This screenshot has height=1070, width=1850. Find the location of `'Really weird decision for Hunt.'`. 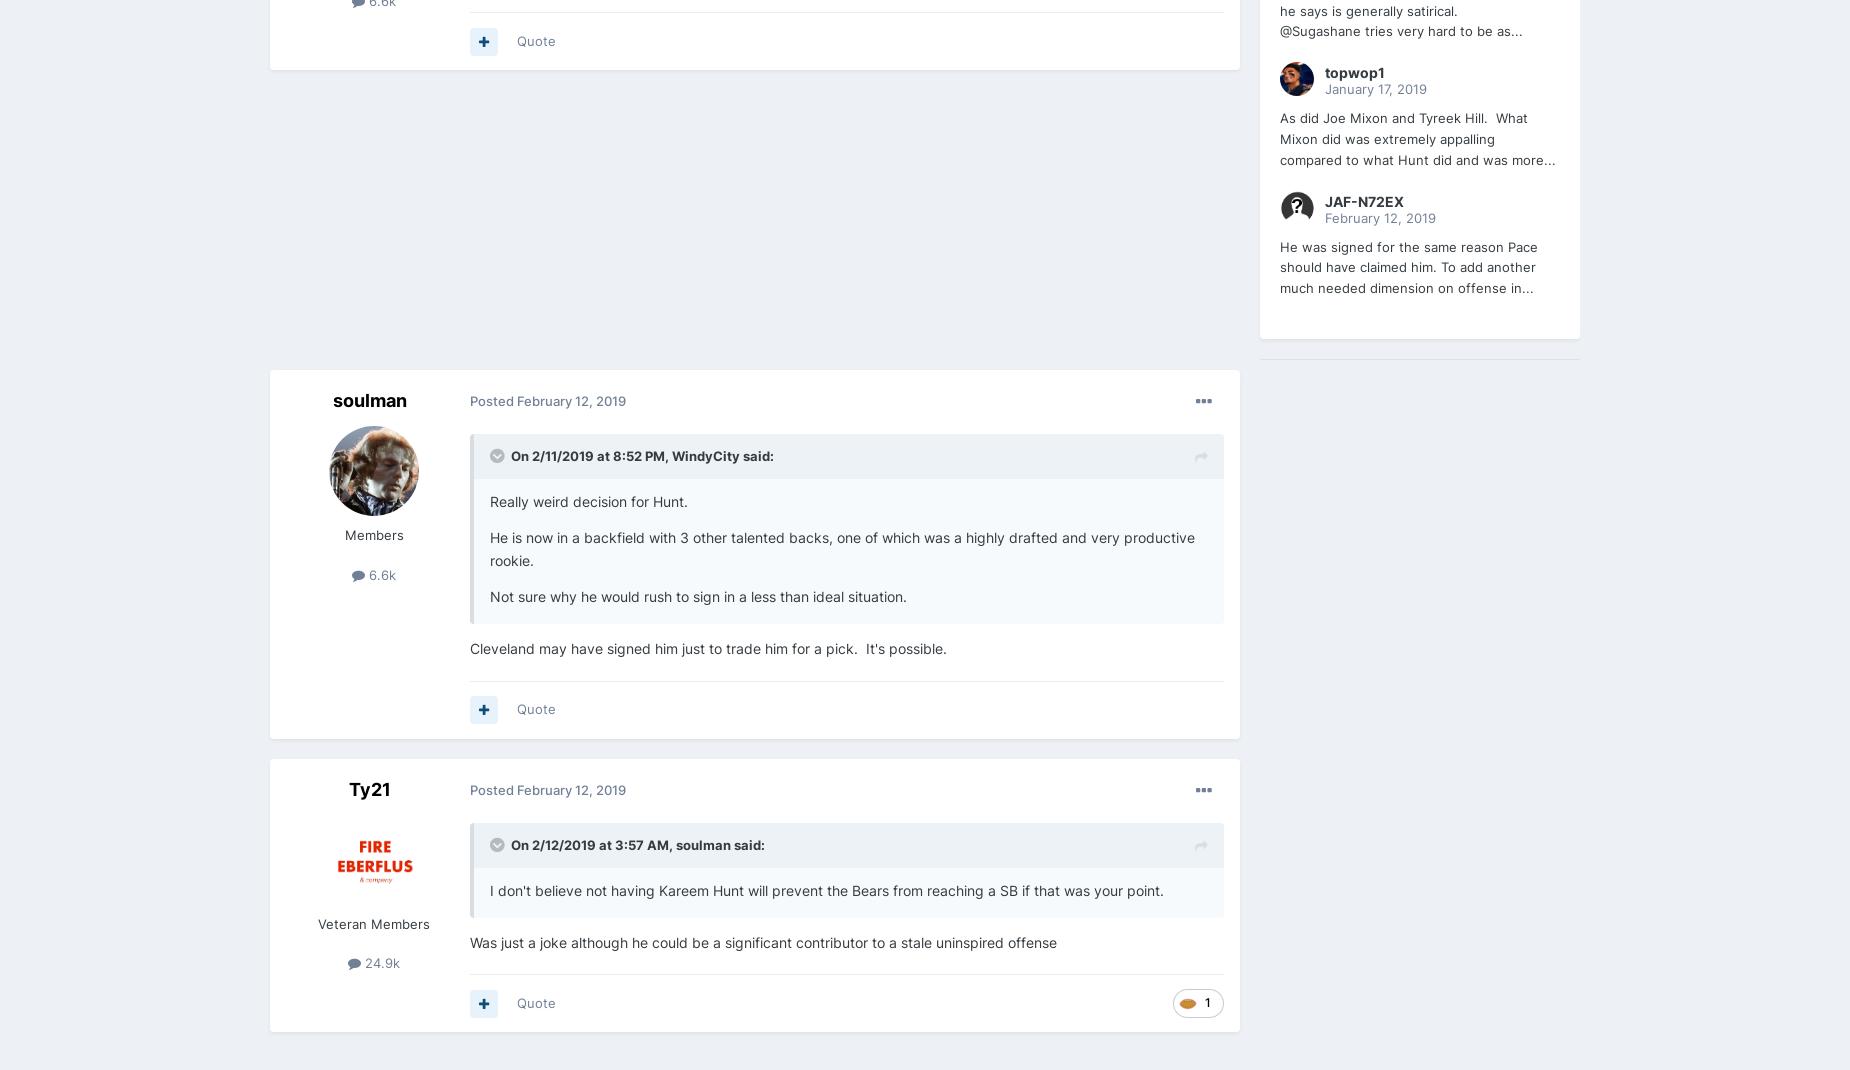

'Really weird decision for Hunt.' is located at coordinates (589, 500).